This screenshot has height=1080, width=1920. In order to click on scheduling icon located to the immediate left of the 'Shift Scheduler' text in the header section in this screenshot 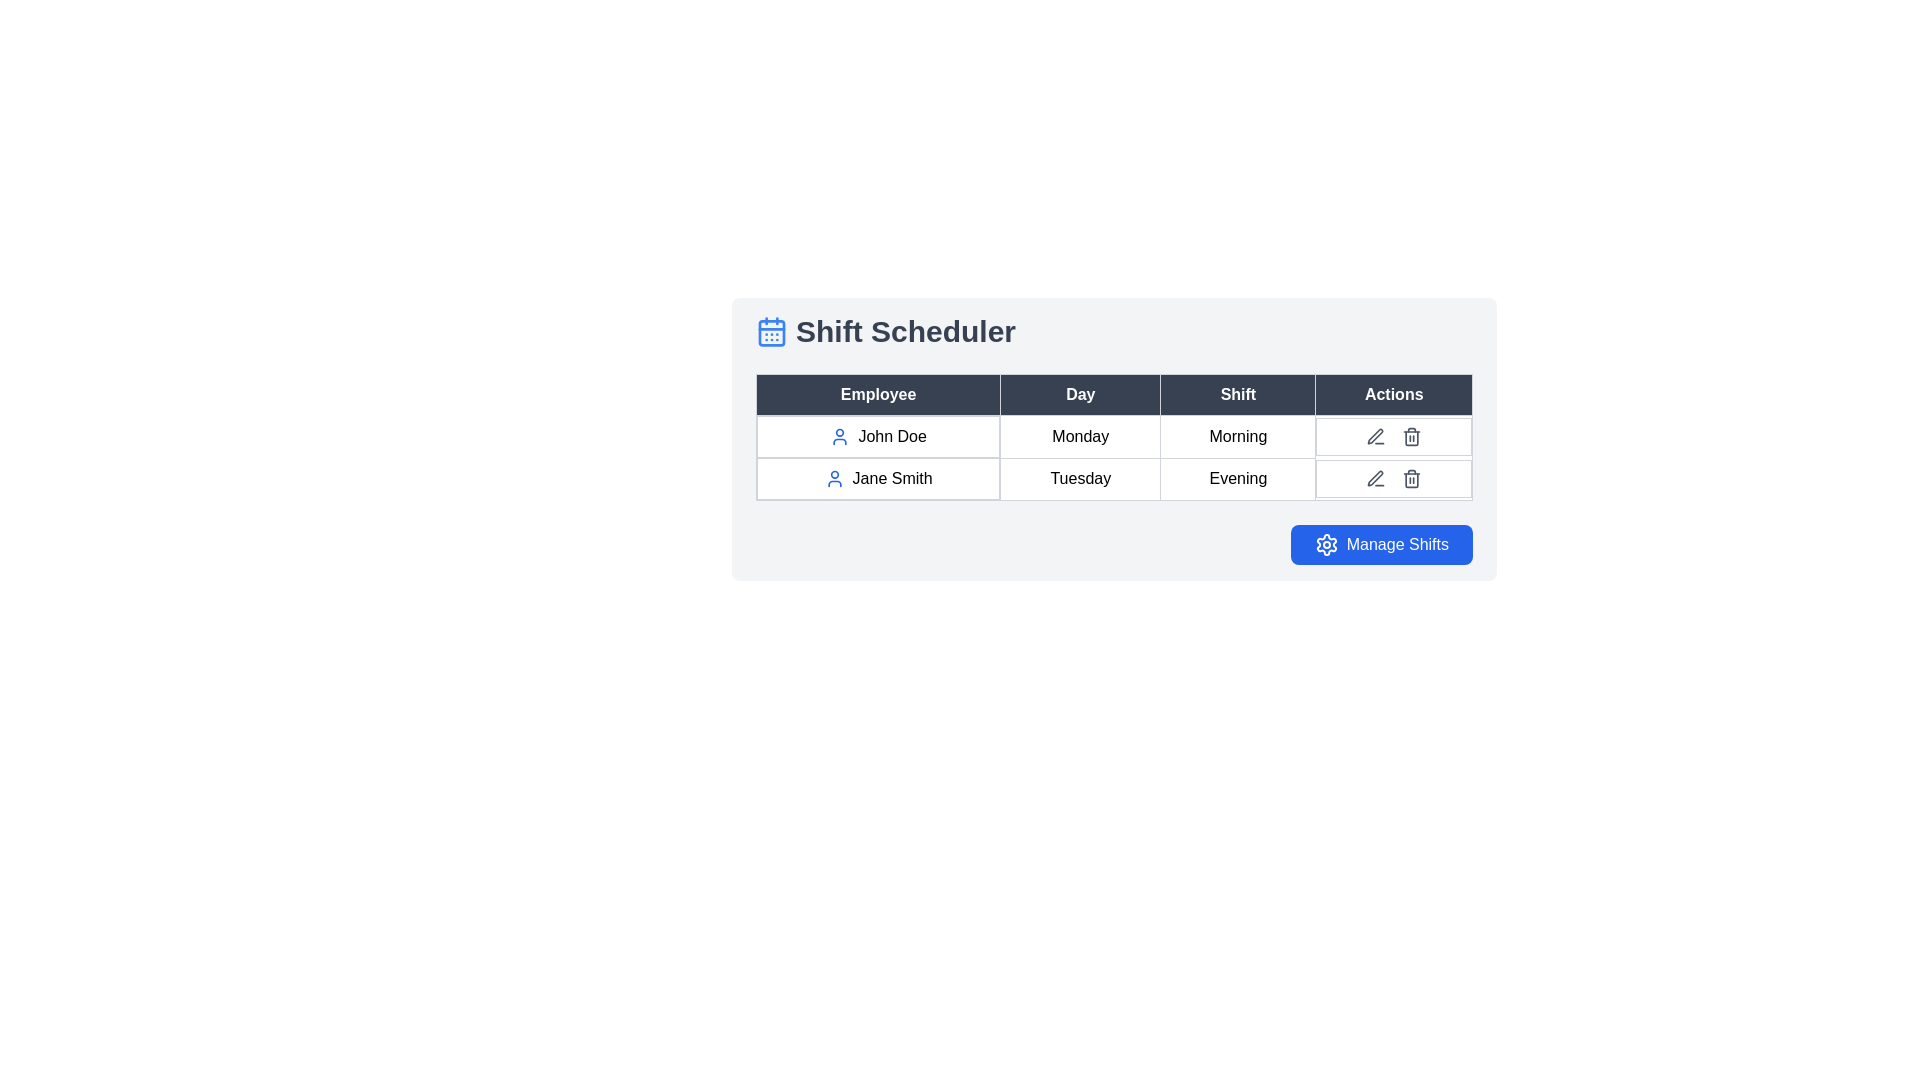, I will do `click(771, 330)`.